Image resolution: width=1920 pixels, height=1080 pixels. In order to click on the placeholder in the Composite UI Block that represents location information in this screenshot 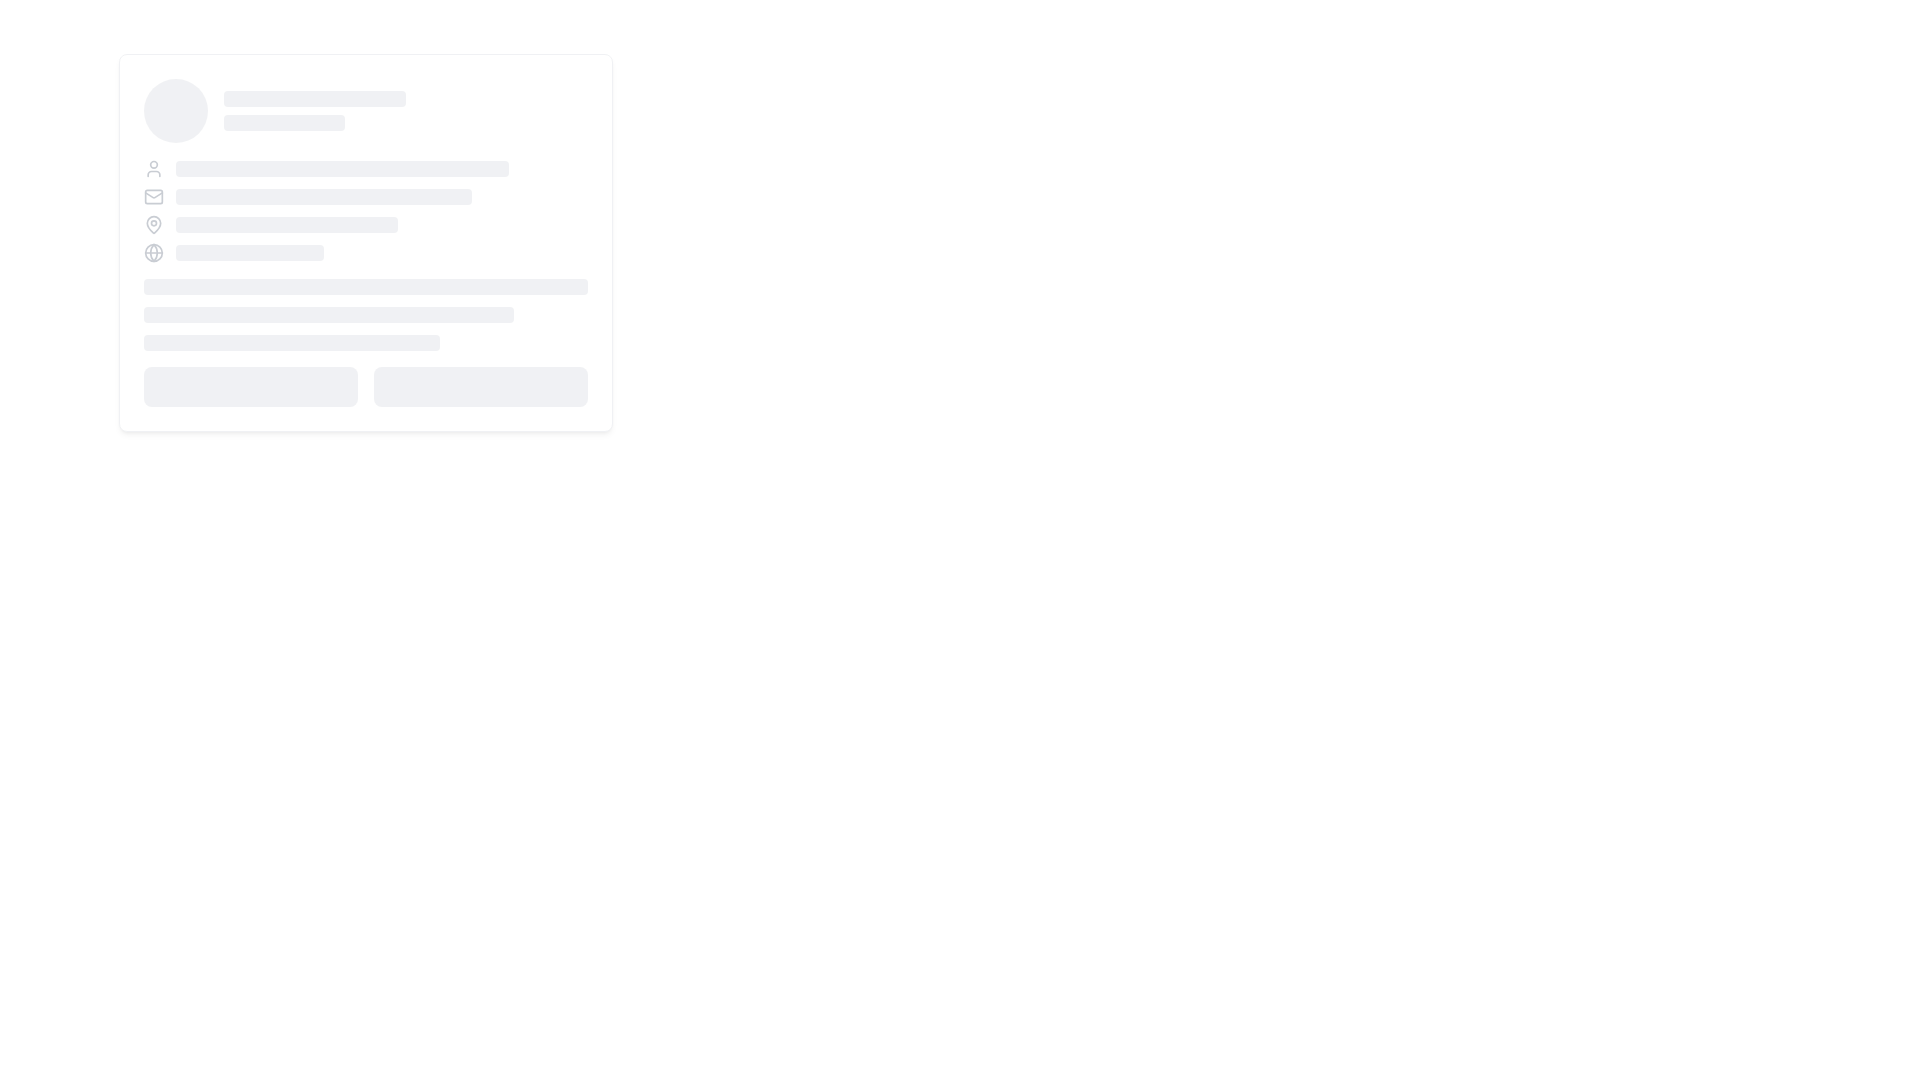, I will do `click(365, 224)`.